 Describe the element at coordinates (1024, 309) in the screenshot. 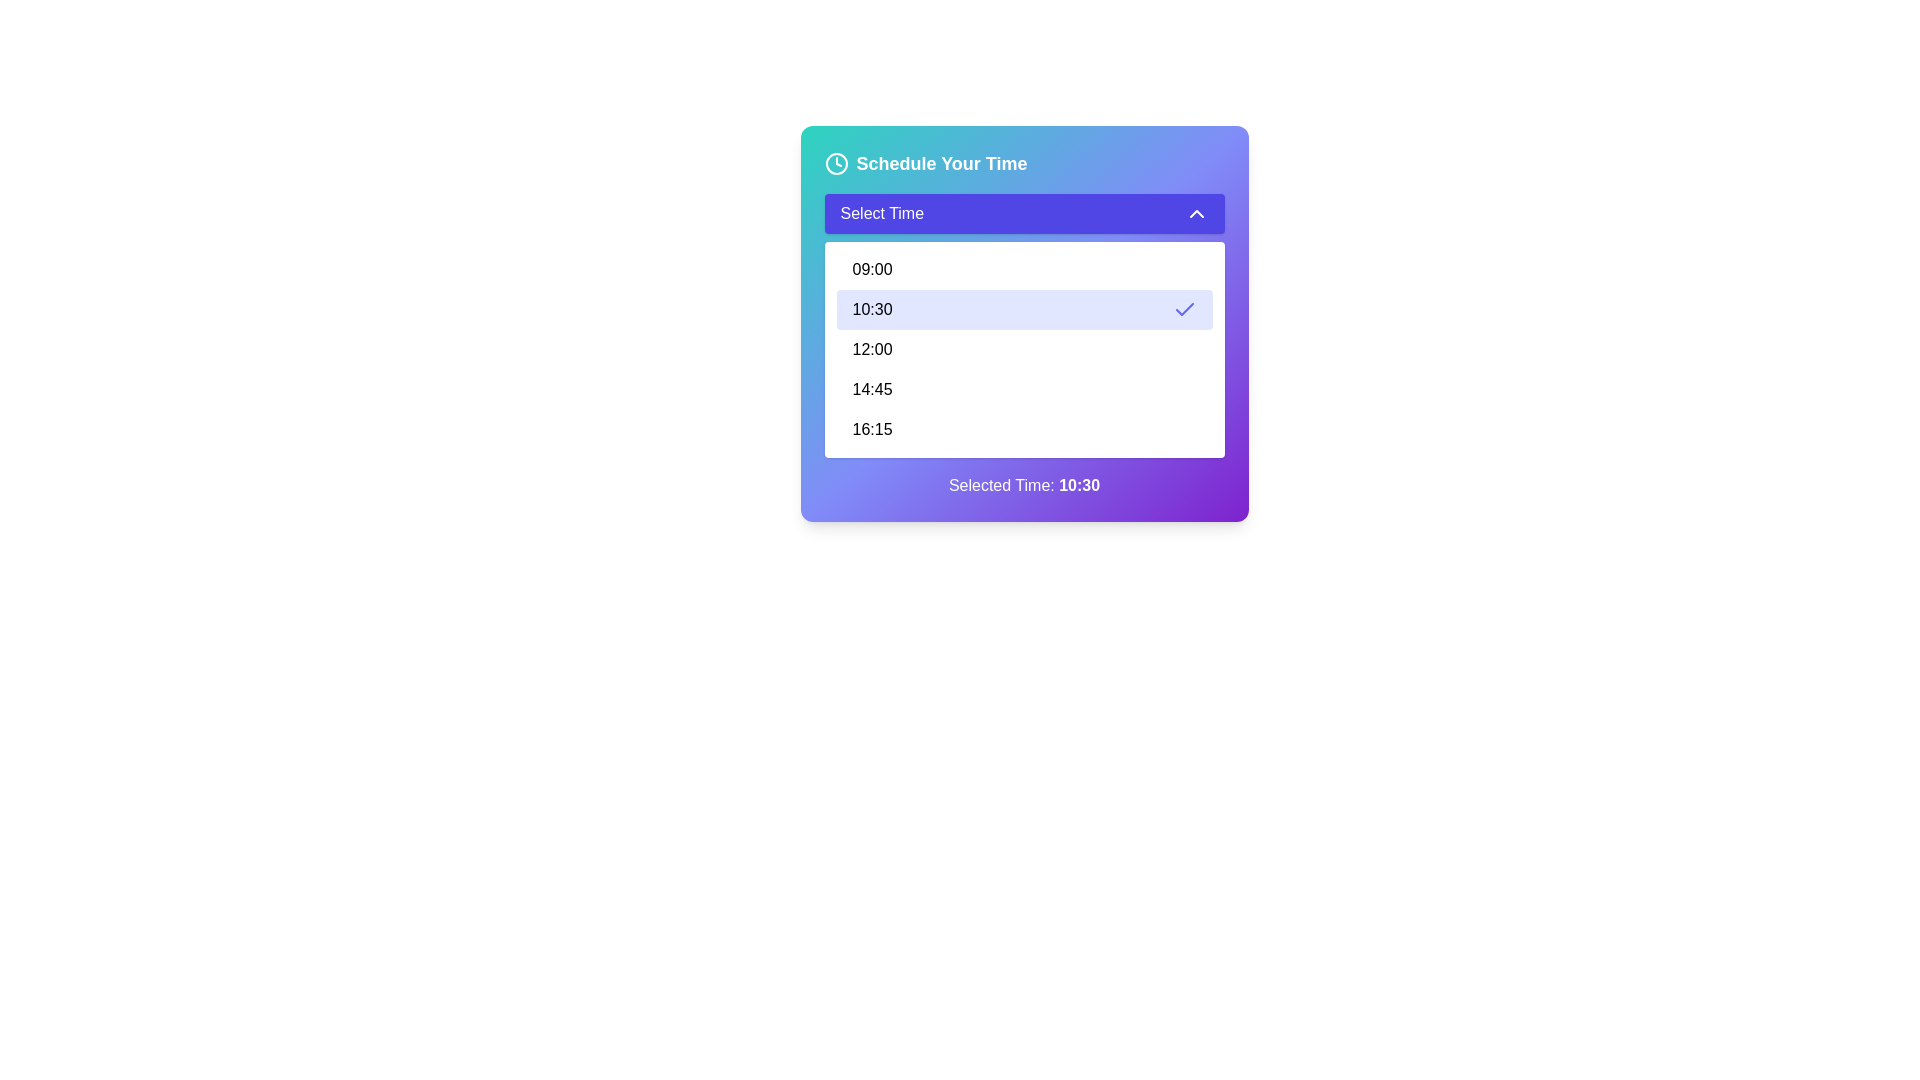

I see `the selectable list item displaying '10:30' in the scheduling interface` at that location.